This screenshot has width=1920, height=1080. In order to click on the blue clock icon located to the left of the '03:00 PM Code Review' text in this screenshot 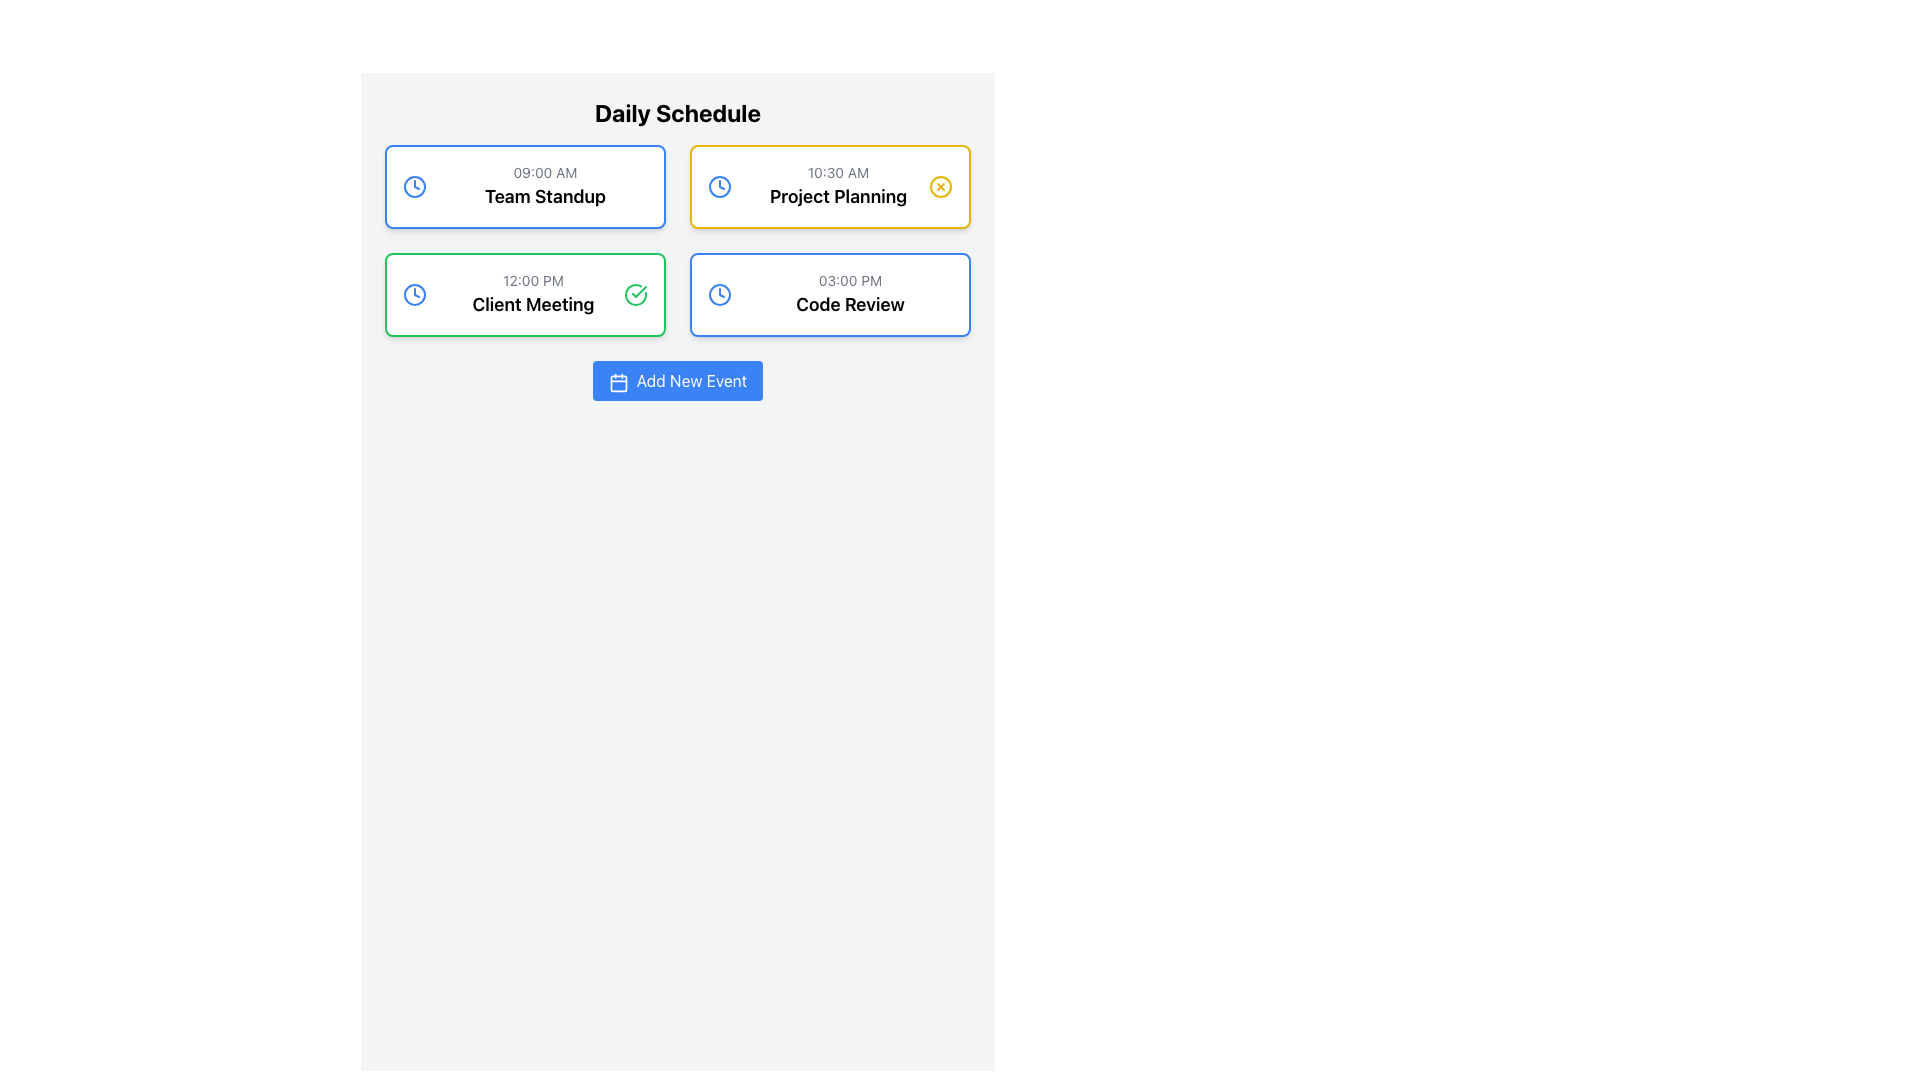, I will do `click(720, 294)`.